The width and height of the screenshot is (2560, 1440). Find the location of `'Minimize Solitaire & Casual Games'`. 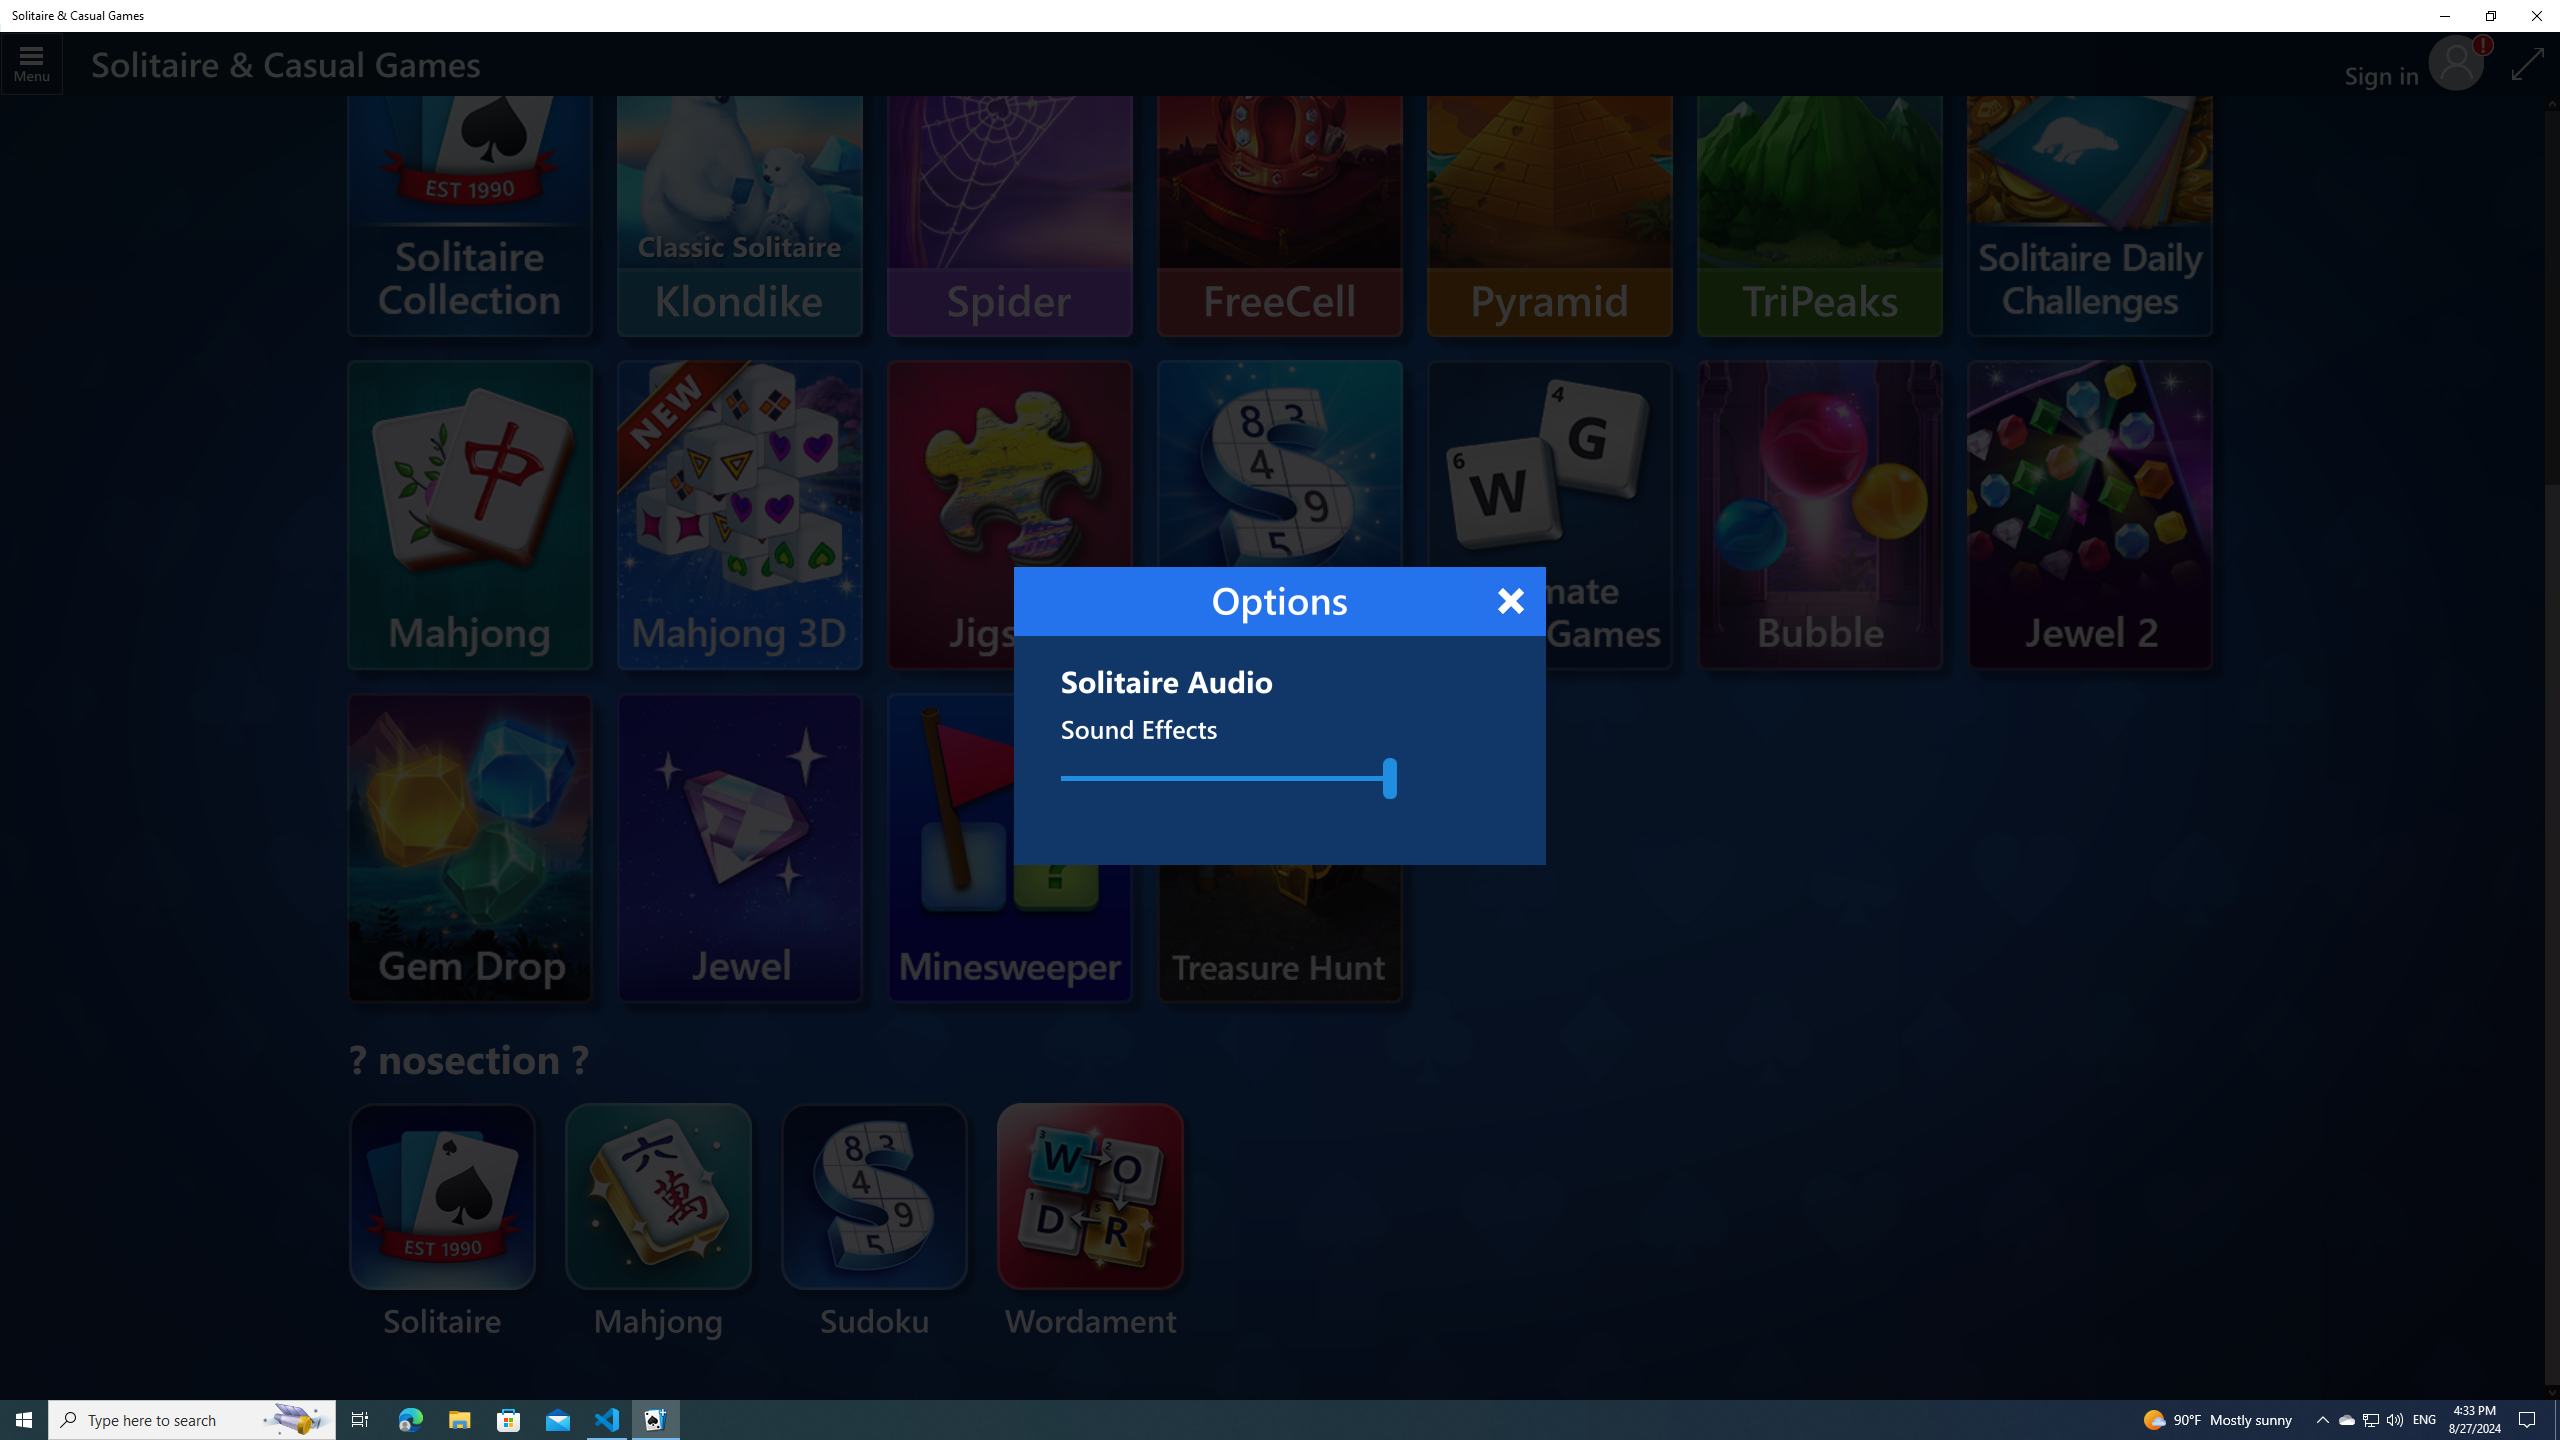

'Minimize Solitaire & Casual Games' is located at coordinates (2443, 15).